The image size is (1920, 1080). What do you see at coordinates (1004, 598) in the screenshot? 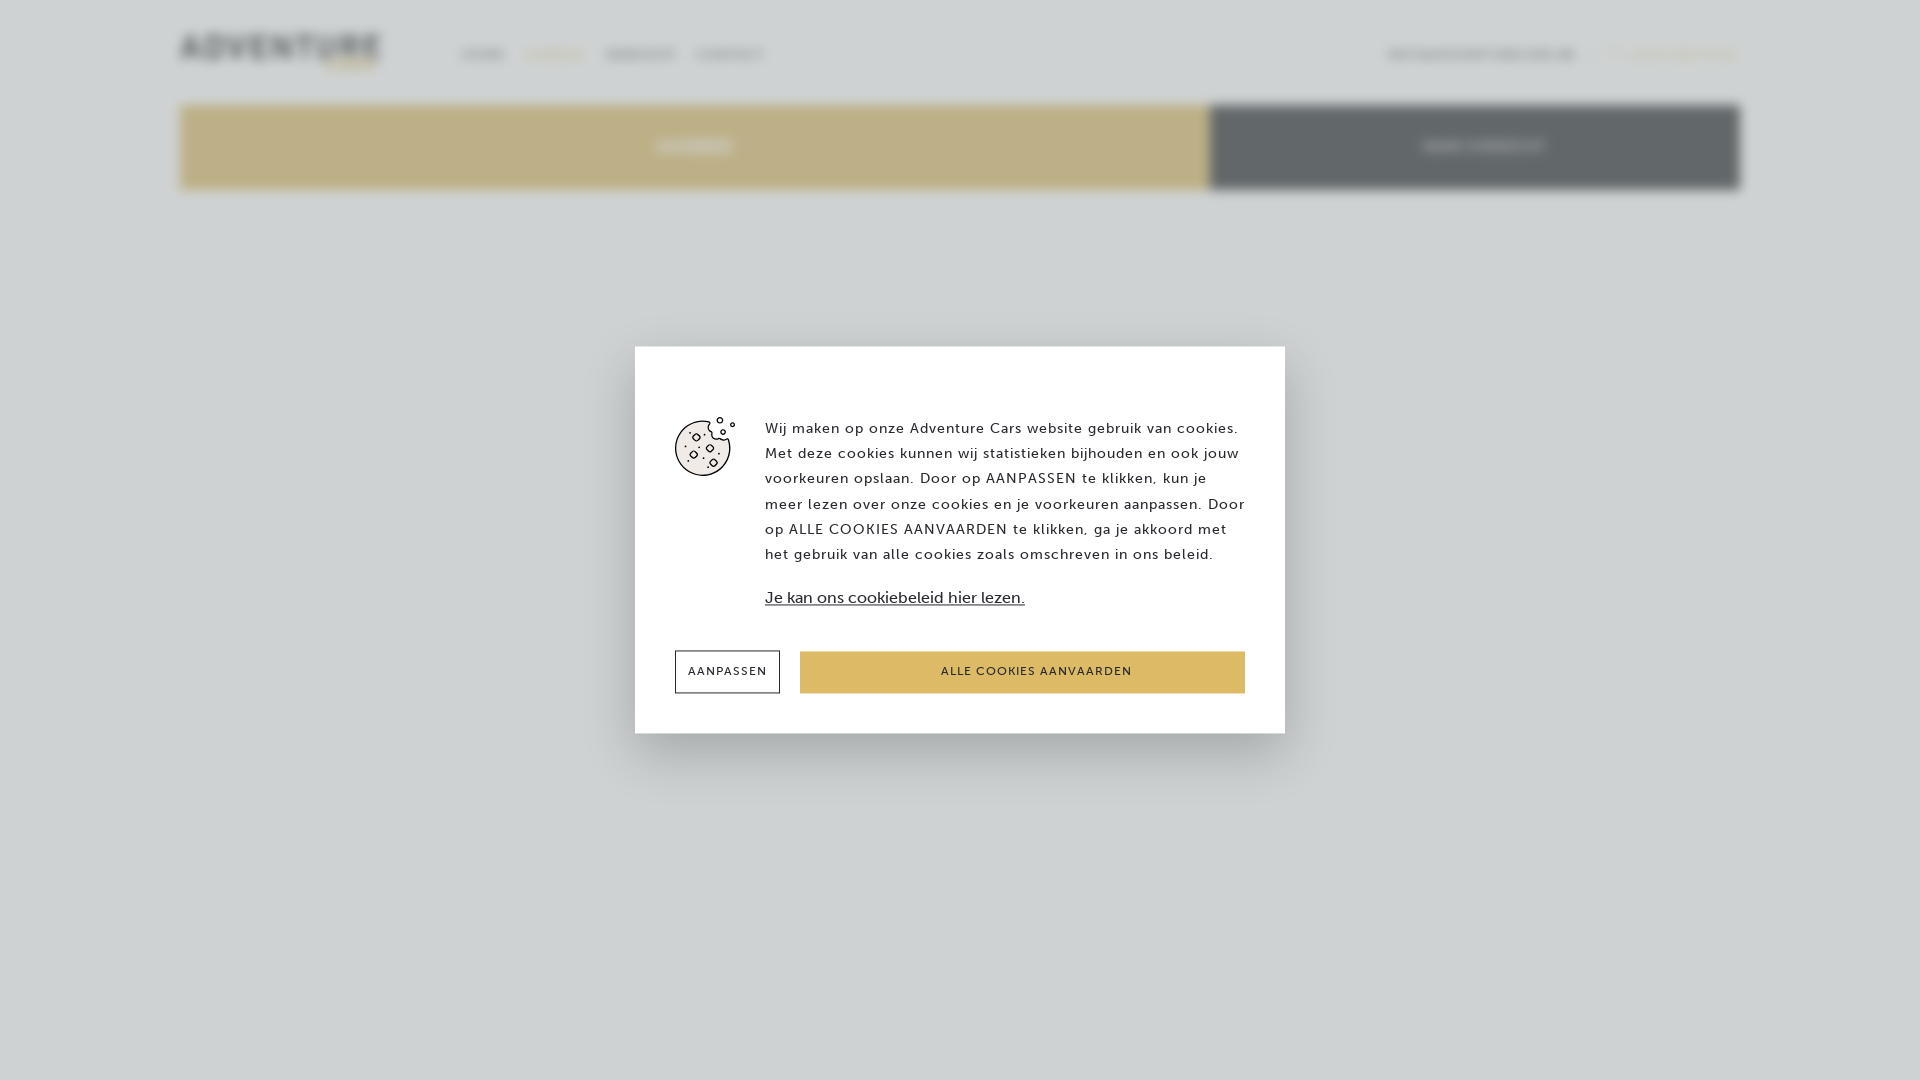
I see `'Je kan ons cookiebeleid hier lezen.'` at bounding box center [1004, 598].